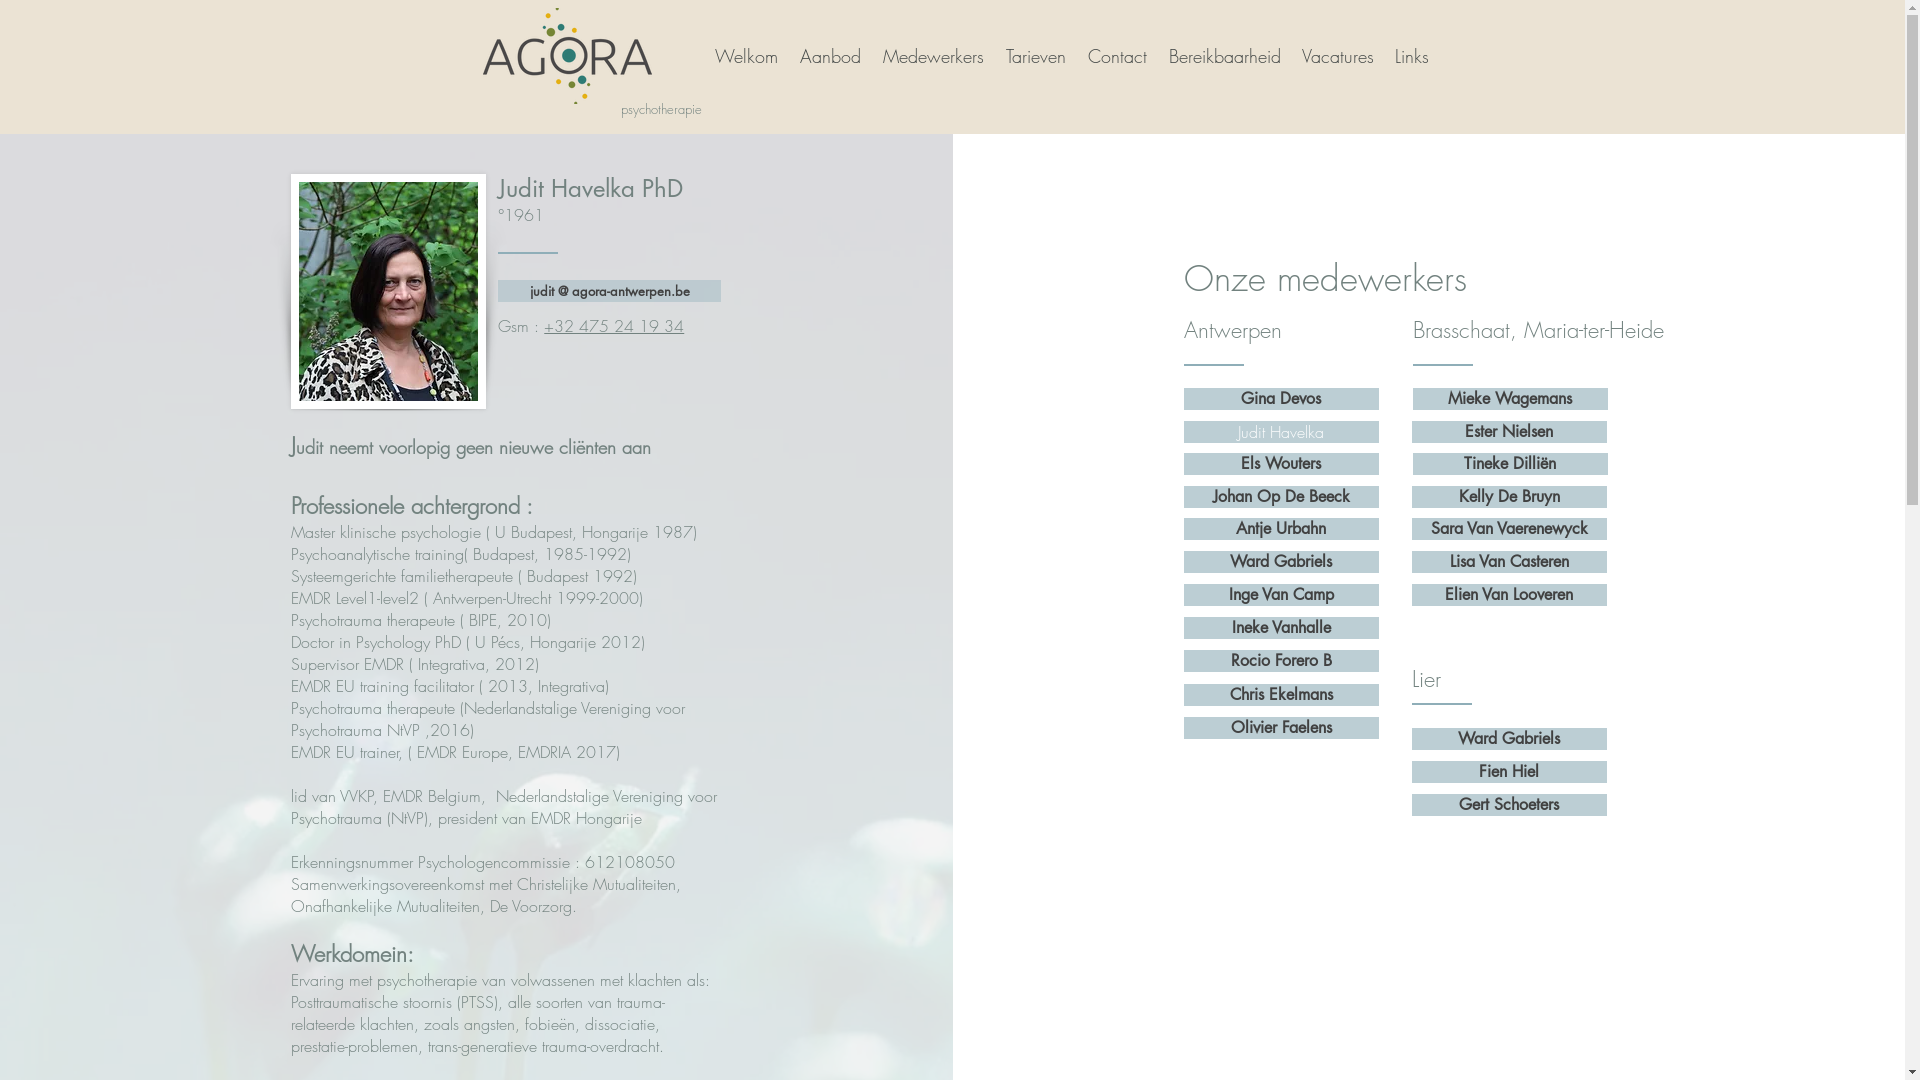 The height and width of the screenshot is (1080, 1920). Describe the element at coordinates (1281, 431) in the screenshot. I see `'Judit Havelka'` at that location.